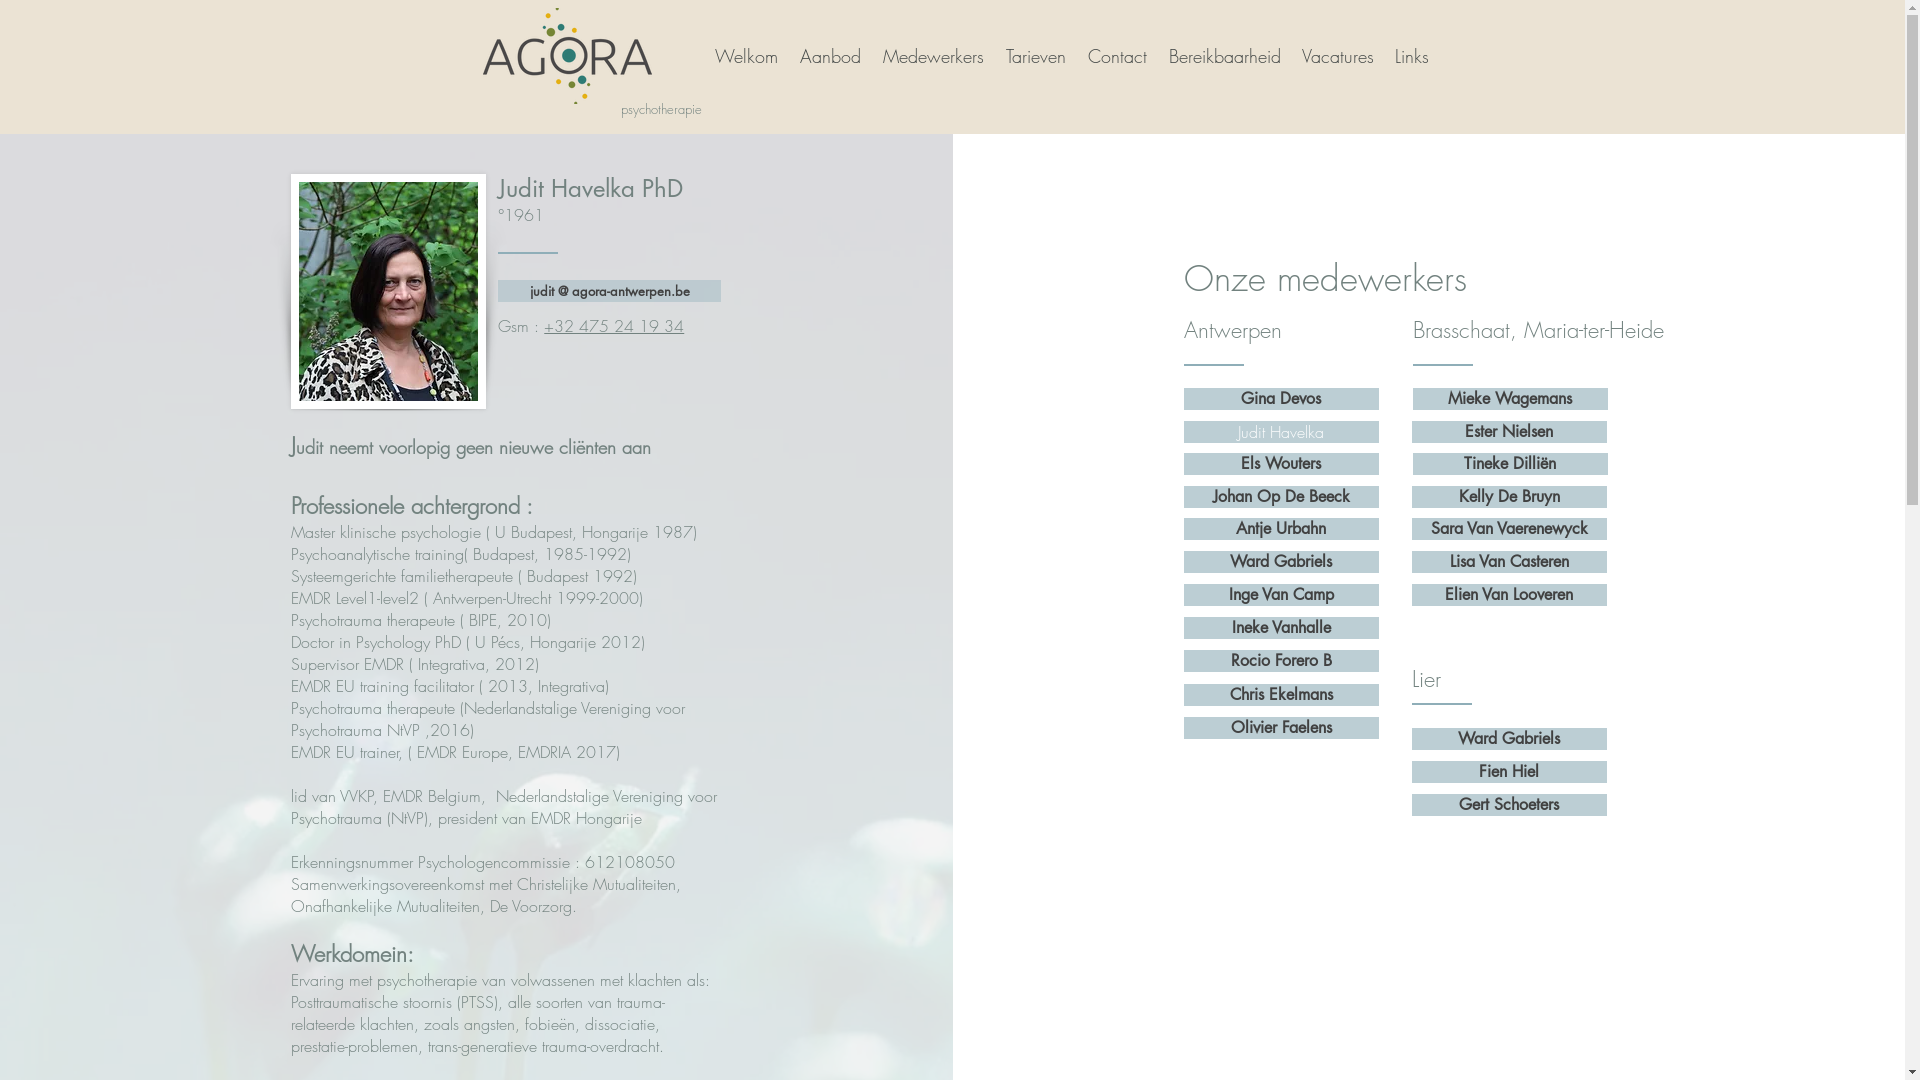 The height and width of the screenshot is (1080, 1920). Describe the element at coordinates (1281, 431) in the screenshot. I see `'Judit Havelka'` at that location.